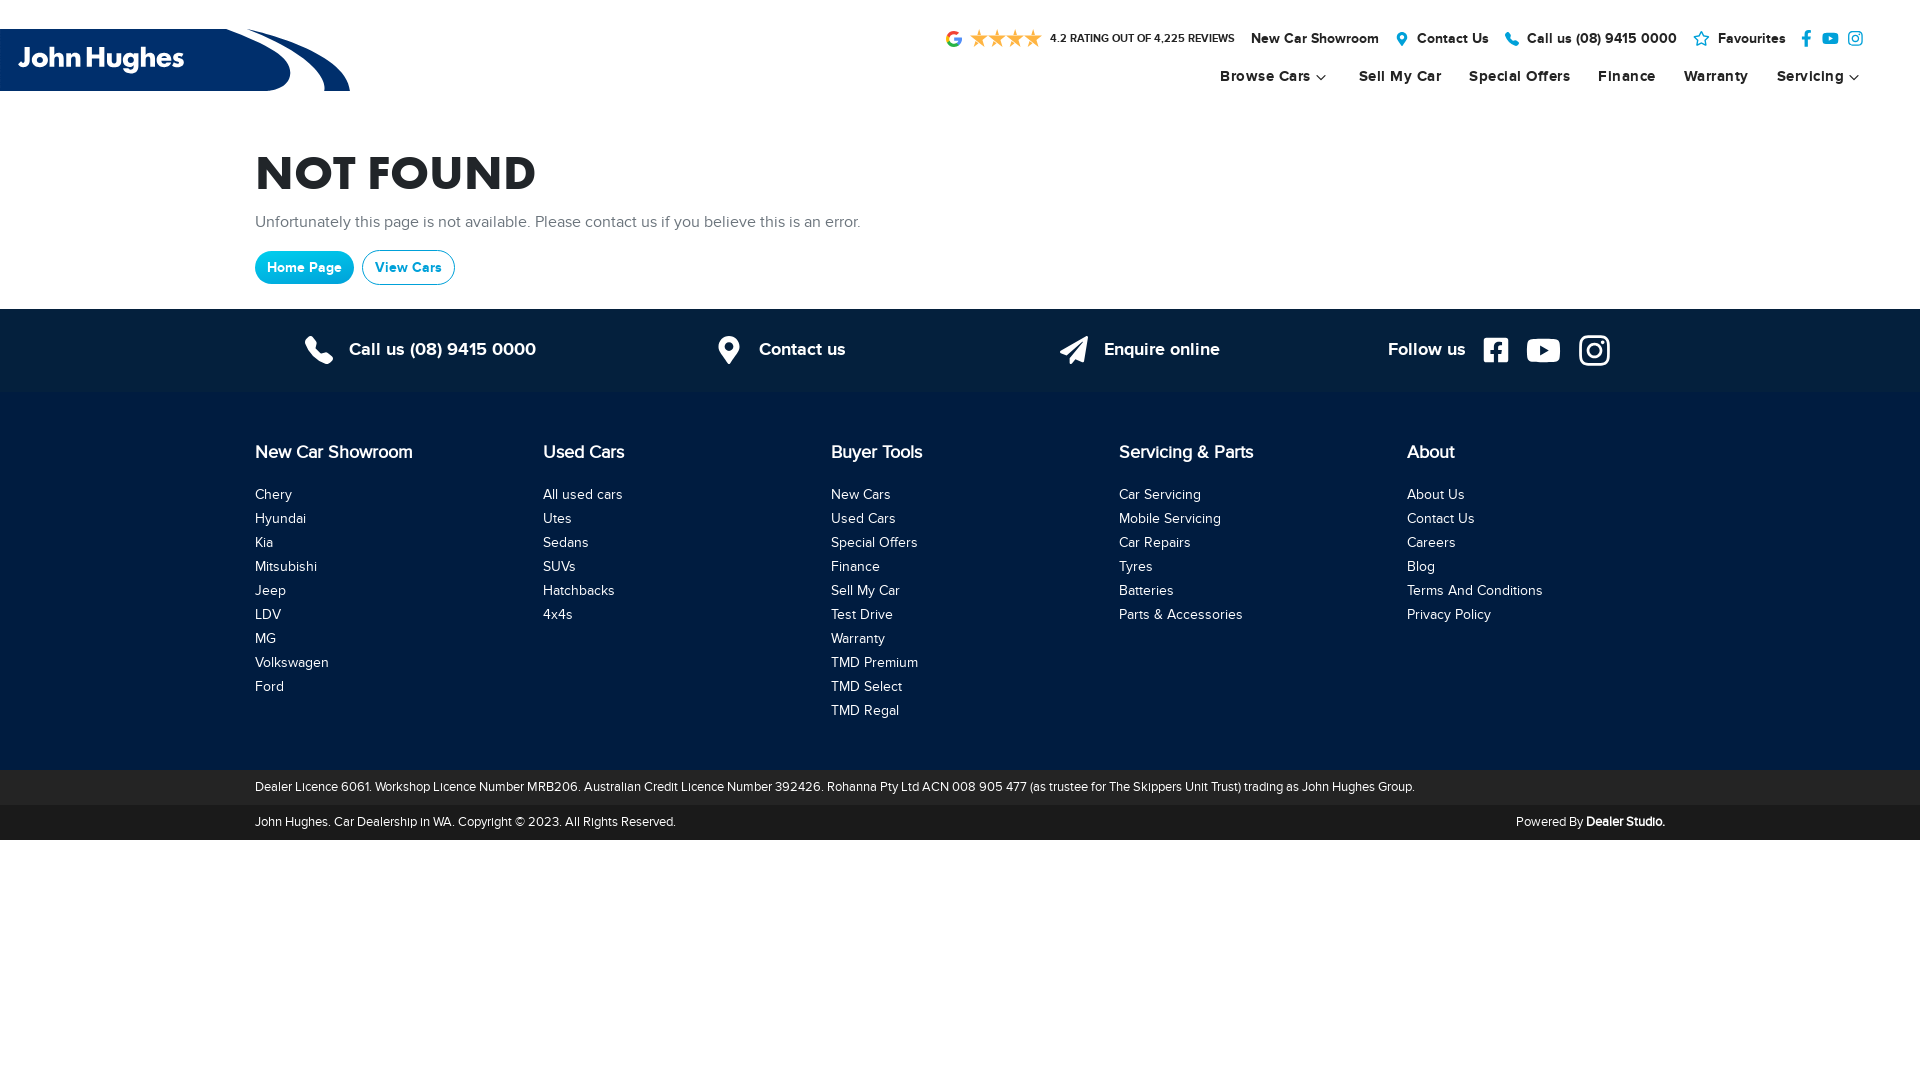 The width and height of the screenshot is (1920, 1080). I want to click on 'About Us', so click(1434, 494).